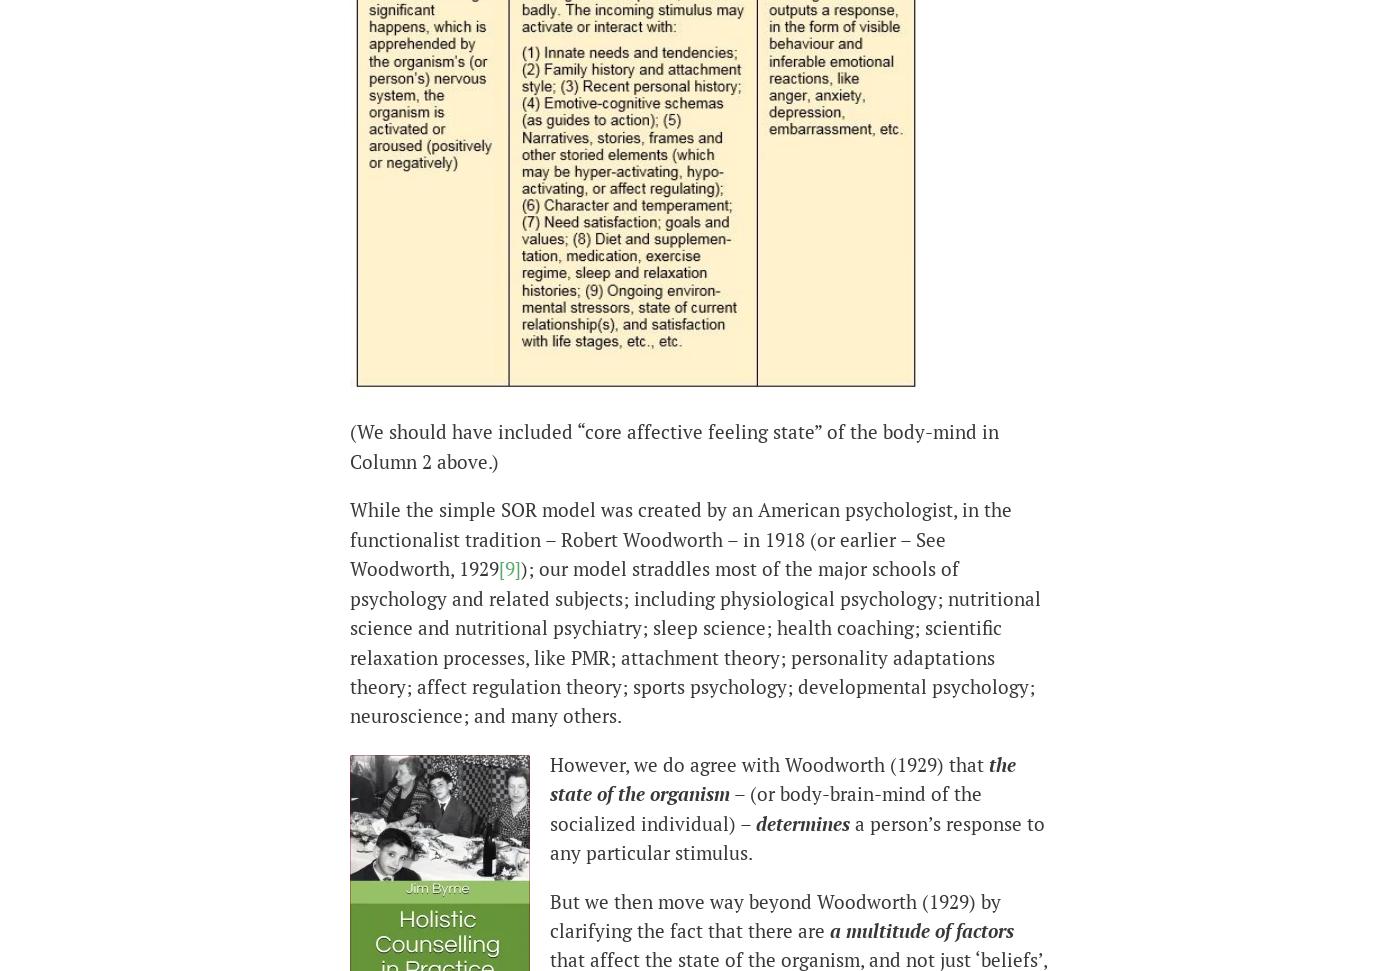 The height and width of the screenshot is (971, 1400). What do you see at coordinates (695, 641) in the screenshot?
I see `'); our model straddles most of the major schools of psychology and related subjects; including physiological psychology; nutritional science and nutritional psychiatry; sleep science; health coaching; scientific relaxation processes, like PMR; attachment theory; personality adaptations theory; affect regulation theory; sports psychology; developmental psychology; neuroscience; and many others.'` at bounding box center [695, 641].